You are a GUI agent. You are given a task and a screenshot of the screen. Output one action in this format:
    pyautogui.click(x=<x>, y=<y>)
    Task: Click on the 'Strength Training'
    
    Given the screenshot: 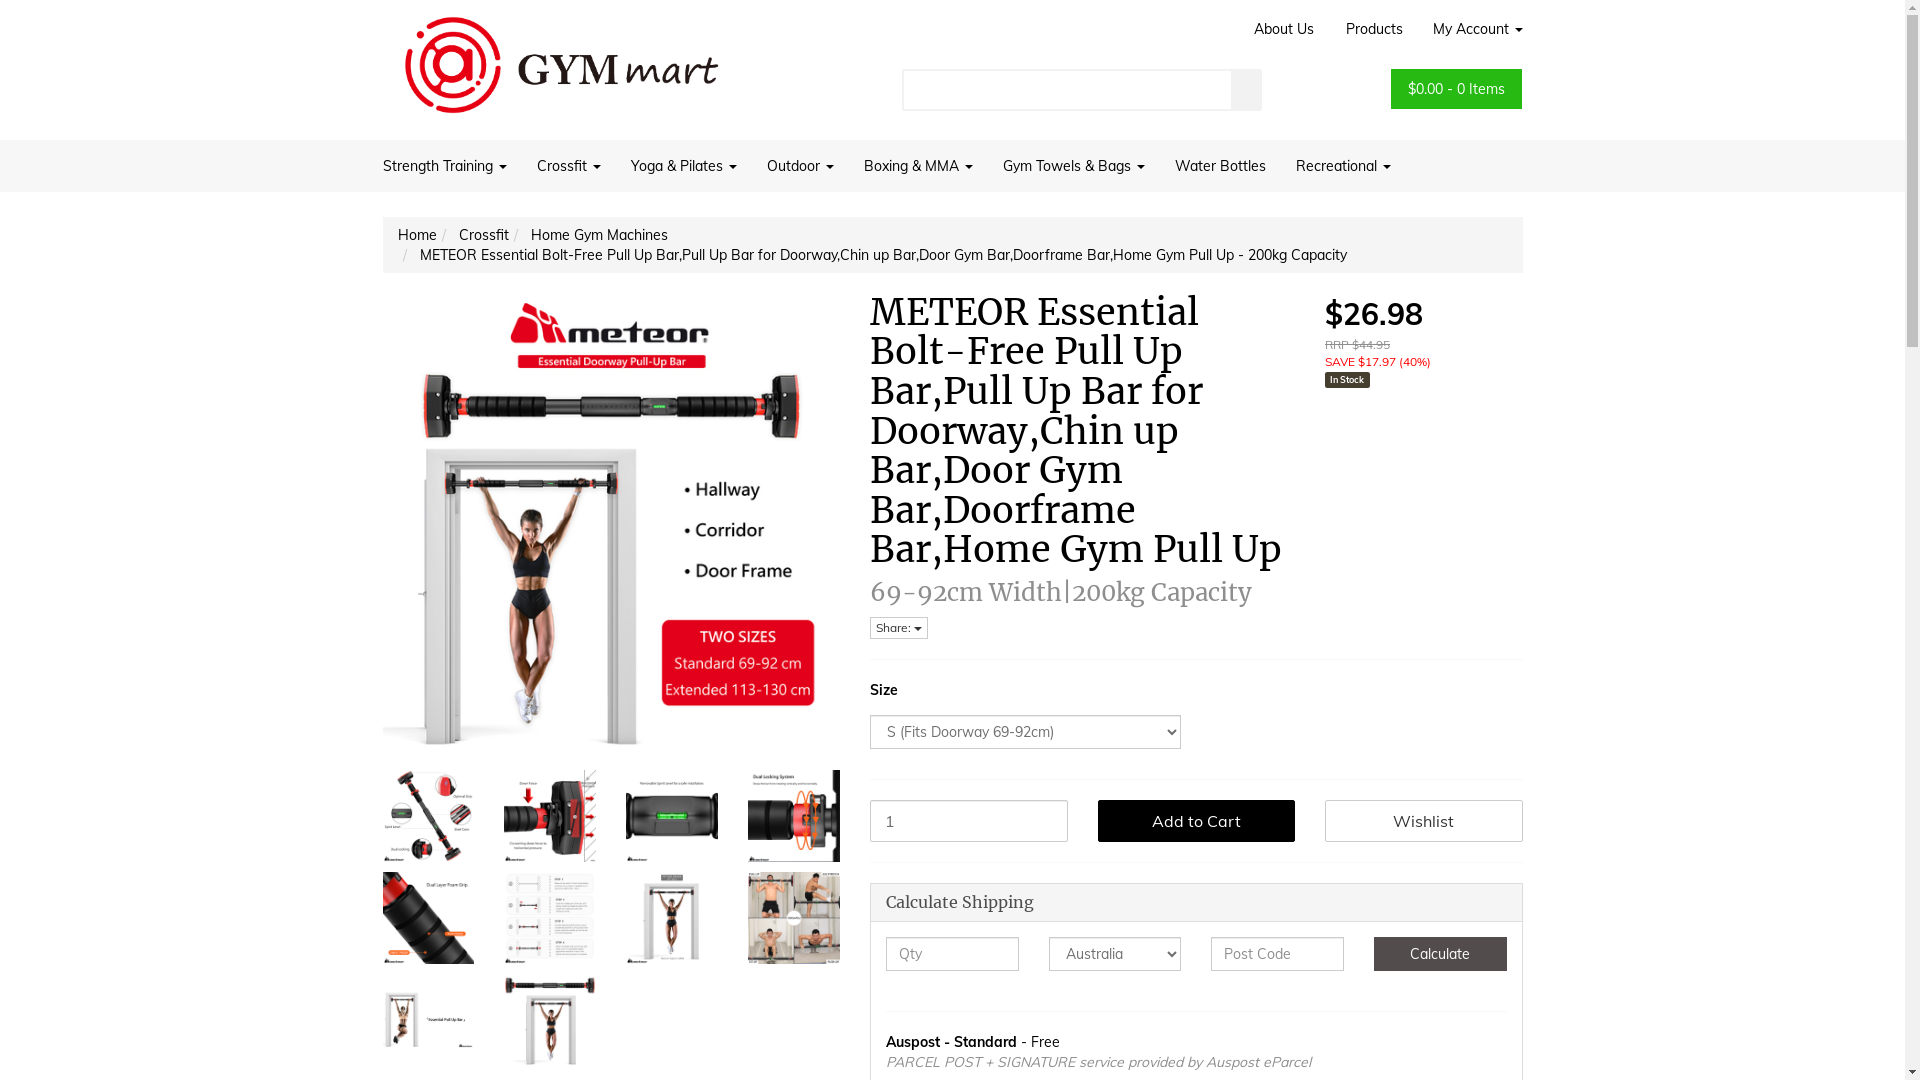 What is the action you would take?
    pyautogui.click(x=450, y=164)
    